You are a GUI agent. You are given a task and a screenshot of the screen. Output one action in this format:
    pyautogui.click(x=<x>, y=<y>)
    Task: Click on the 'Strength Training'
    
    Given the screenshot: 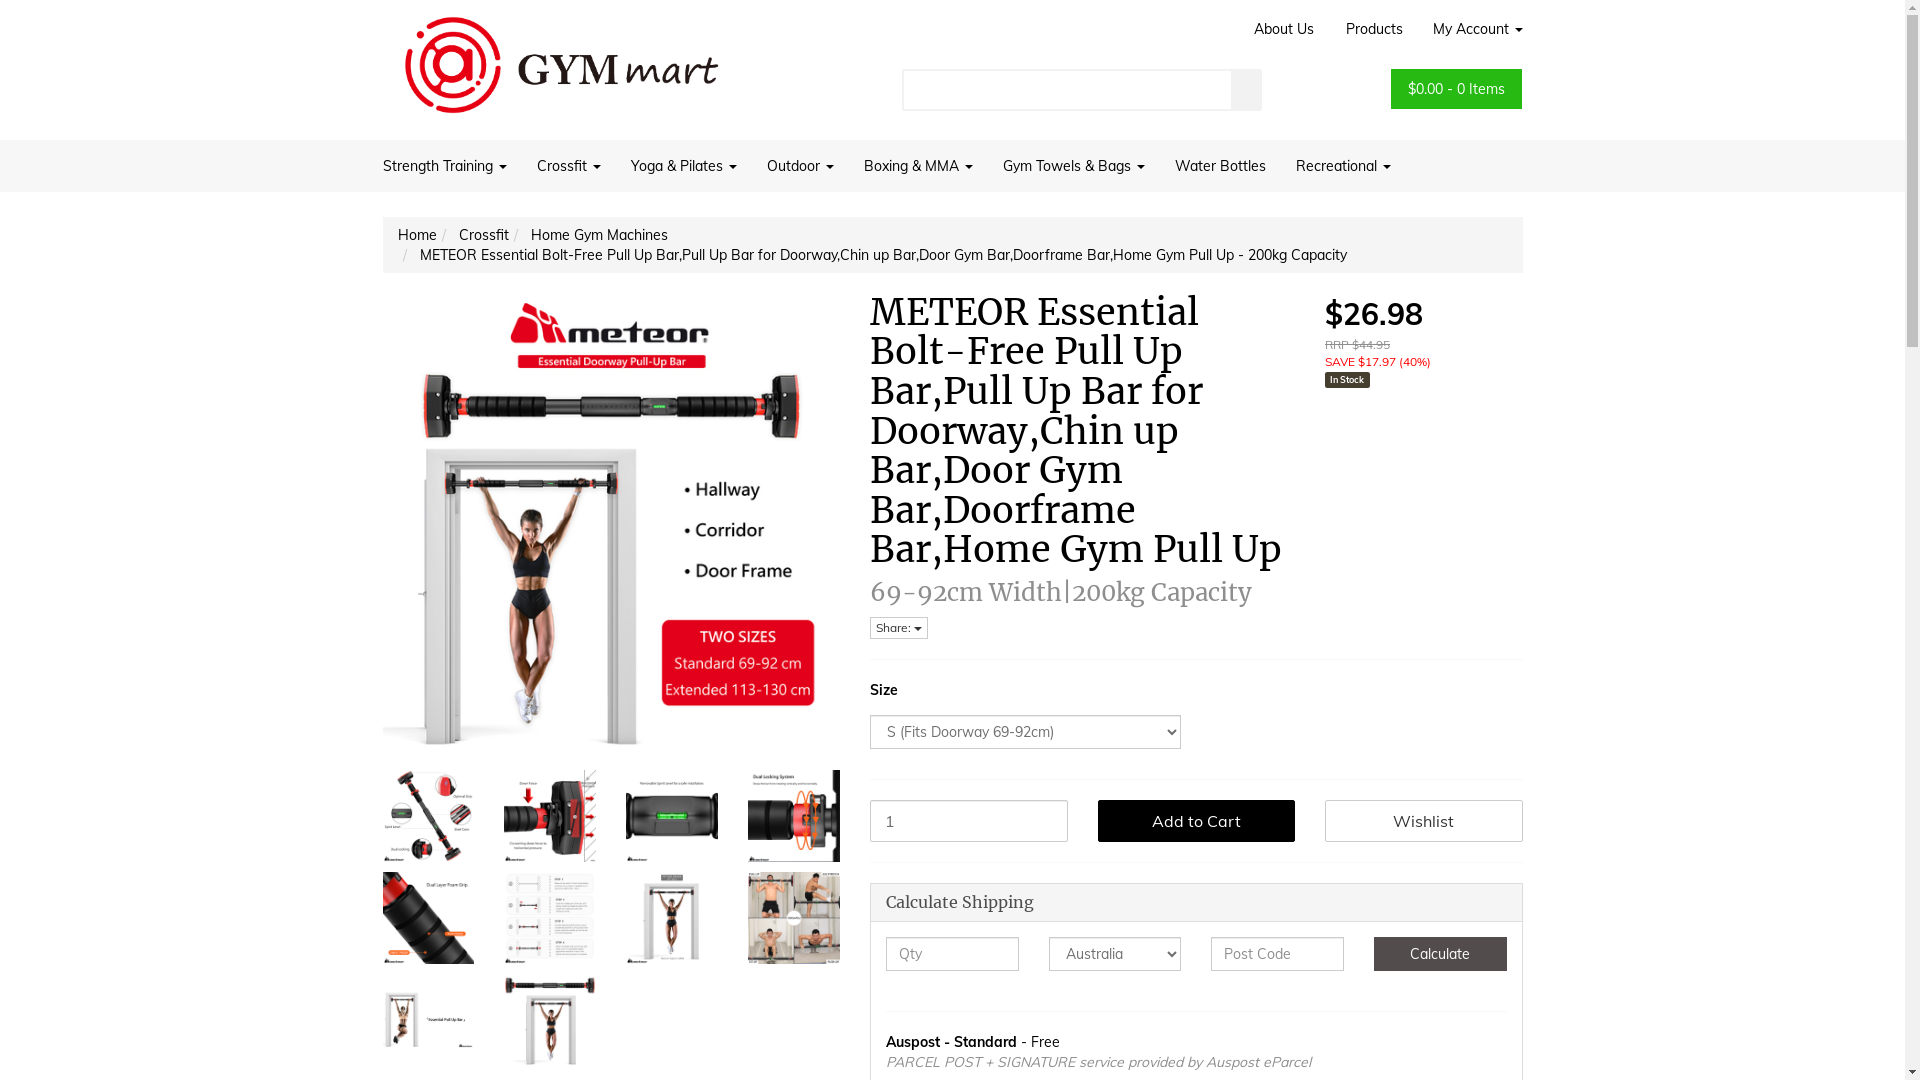 What is the action you would take?
    pyautogui.click(x=450, y=164)
    